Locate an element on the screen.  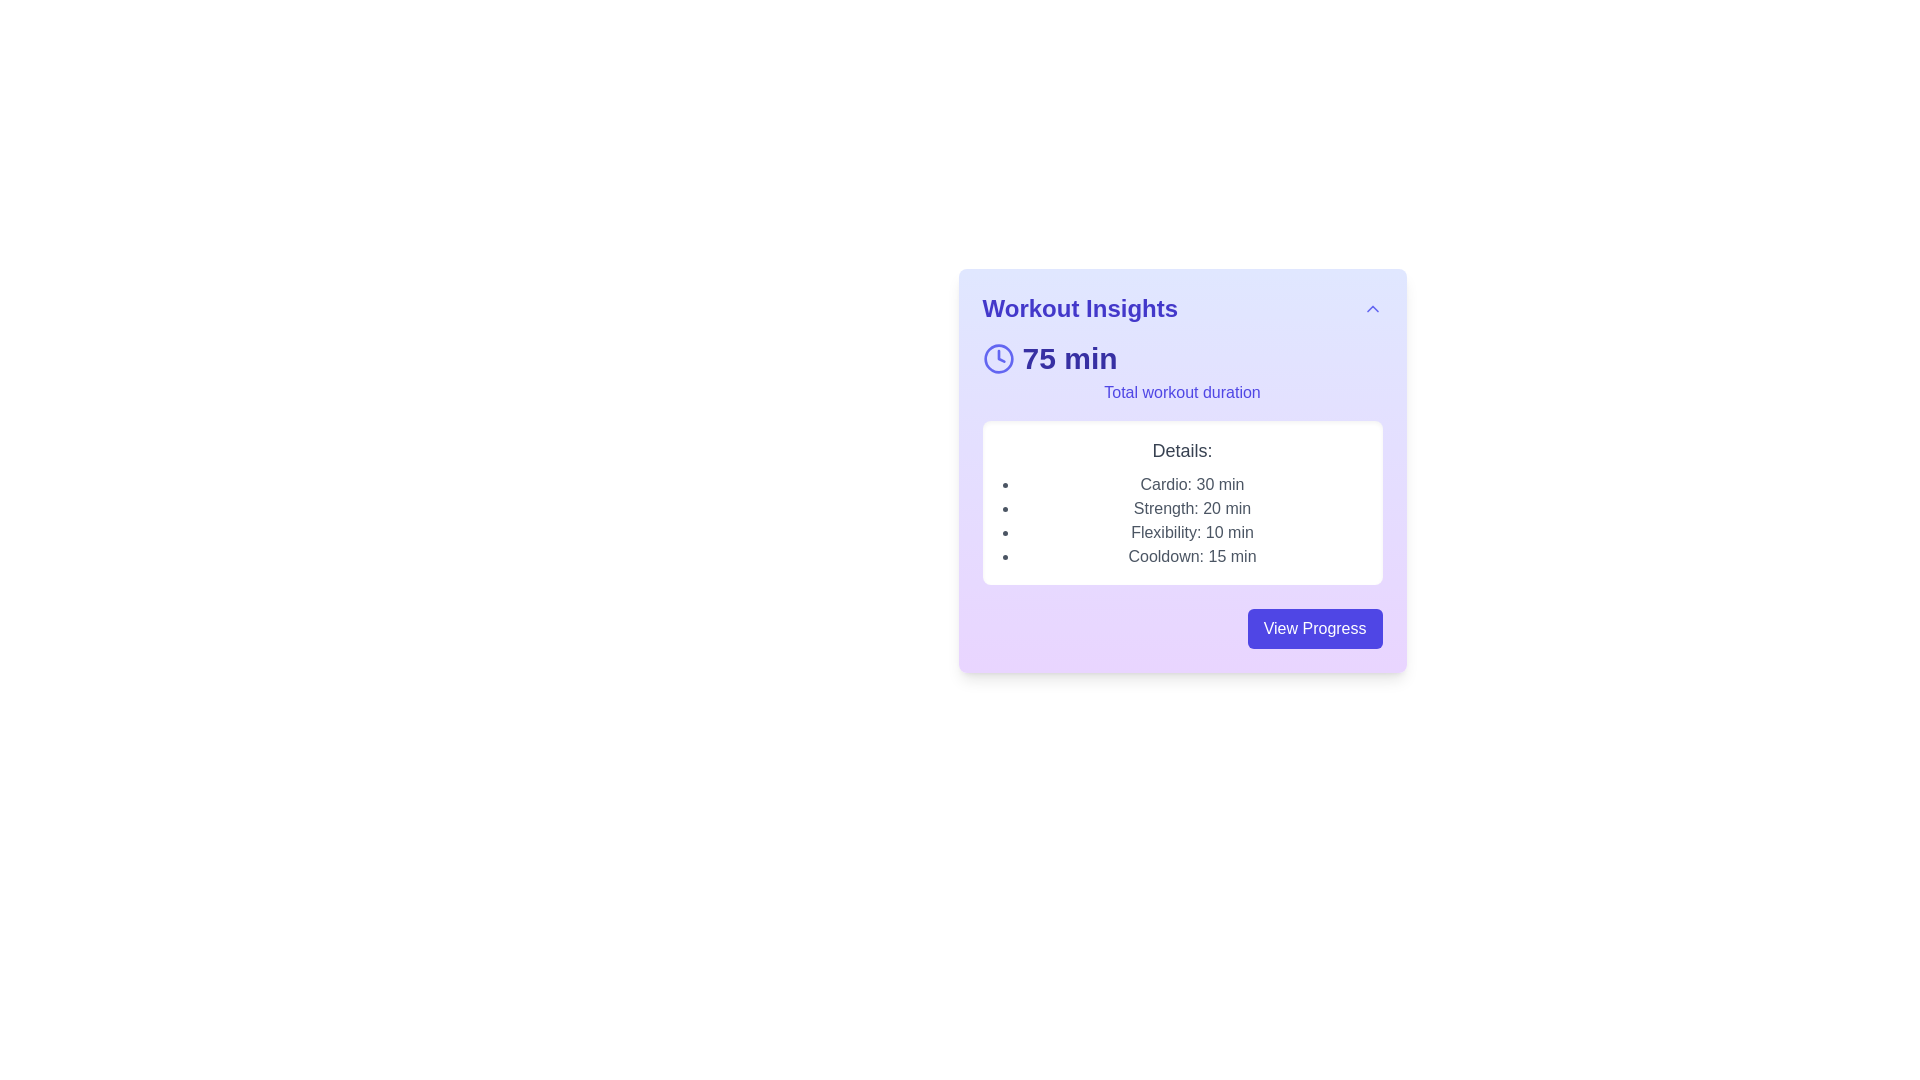
the bulleted list displaying workout details including 'Cardio: 30 min,' 'Strength: 20 min,' 'Flexibility: 10 min,' and 'Cooldown: 15 min,' located below the 'Details:' label in the 'Workout Insights' section is located at coordinates (1192, 519).